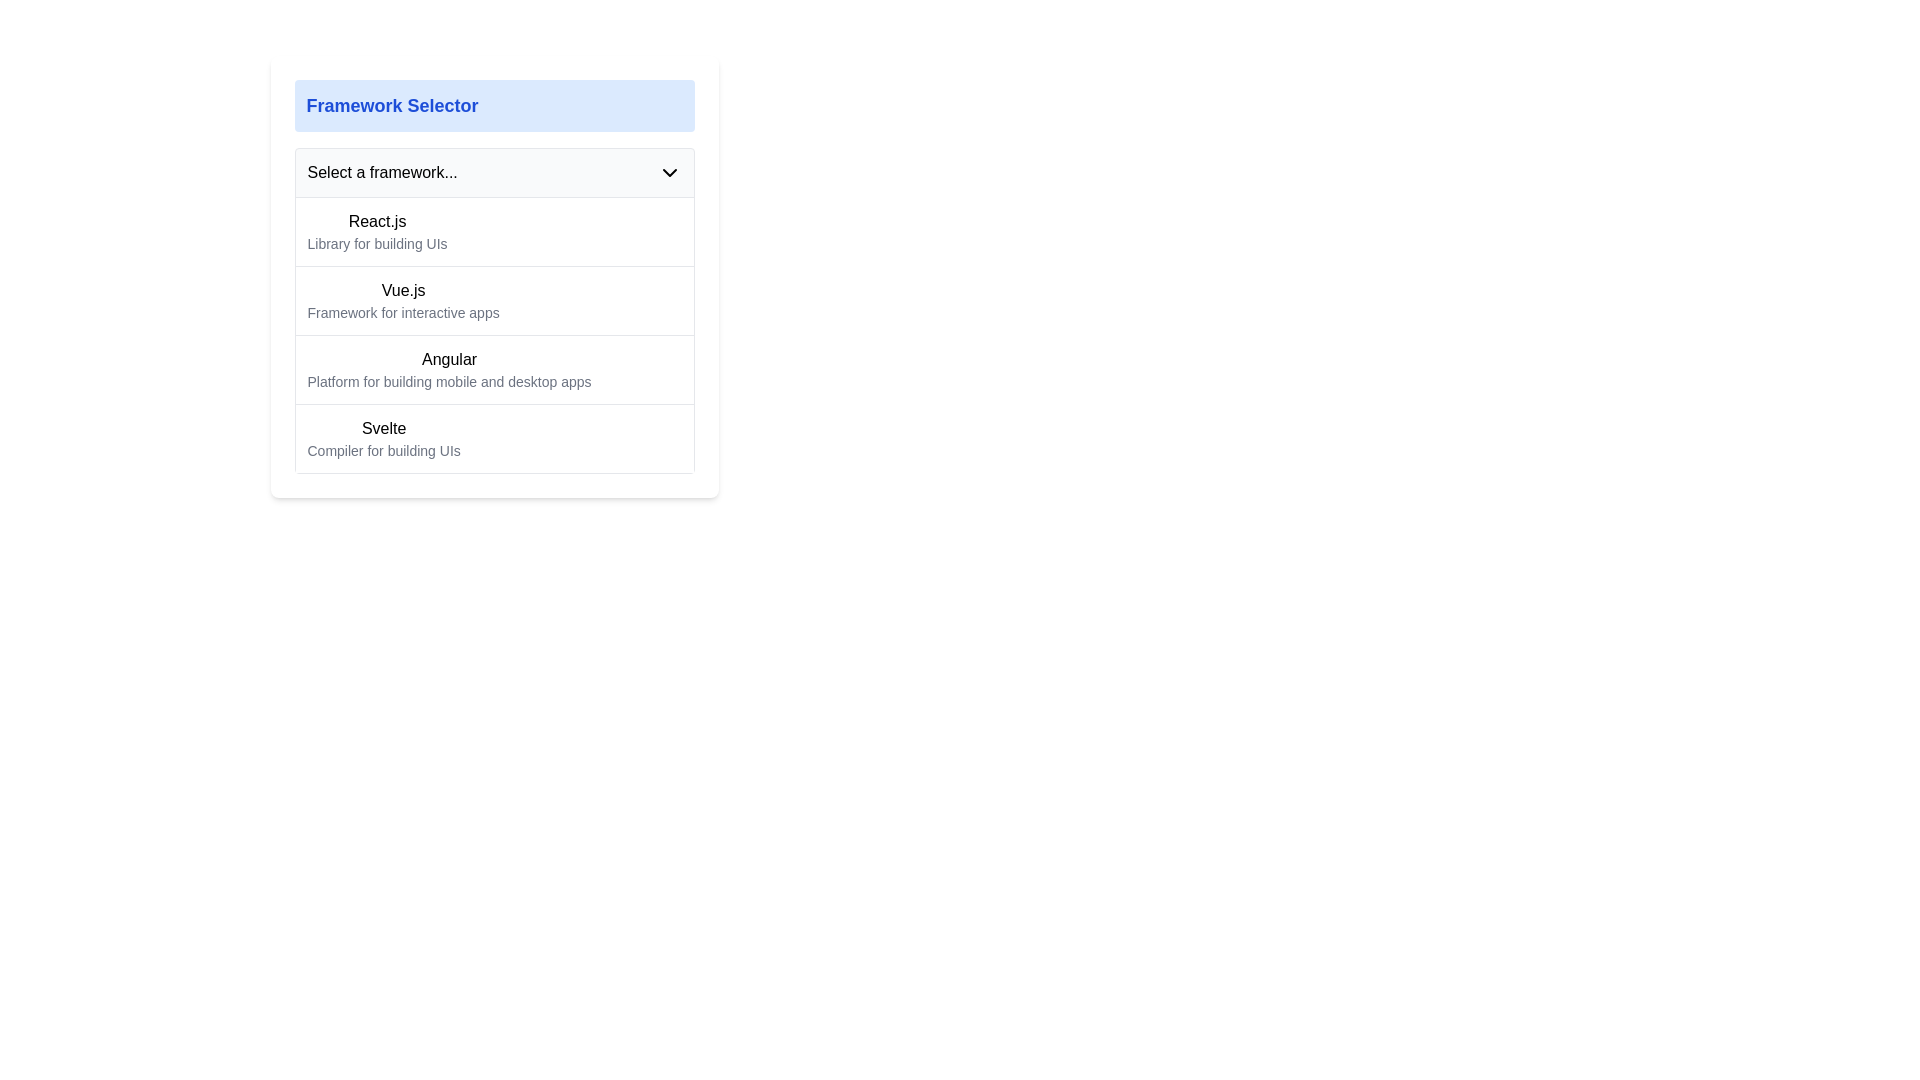 This screenshot has height=1080, width=1920. Describe the element at coordinates (448, 358) in the screenshot. I see `the 'Angular' text label` at that location.